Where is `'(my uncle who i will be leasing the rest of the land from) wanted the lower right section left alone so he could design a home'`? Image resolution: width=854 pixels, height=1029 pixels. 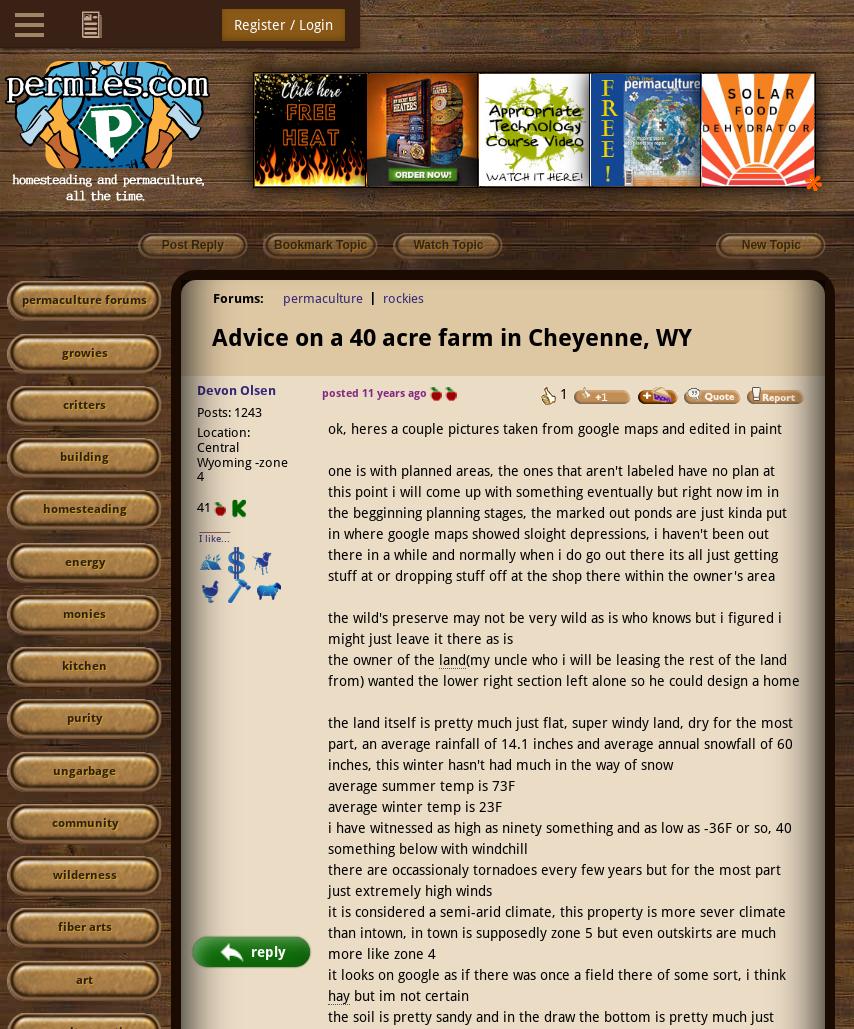
'(my uncle who i will be leasing the rest of the land from) wanted the lower right section left alone so he could design a home' is located at coordinates (562, 668).